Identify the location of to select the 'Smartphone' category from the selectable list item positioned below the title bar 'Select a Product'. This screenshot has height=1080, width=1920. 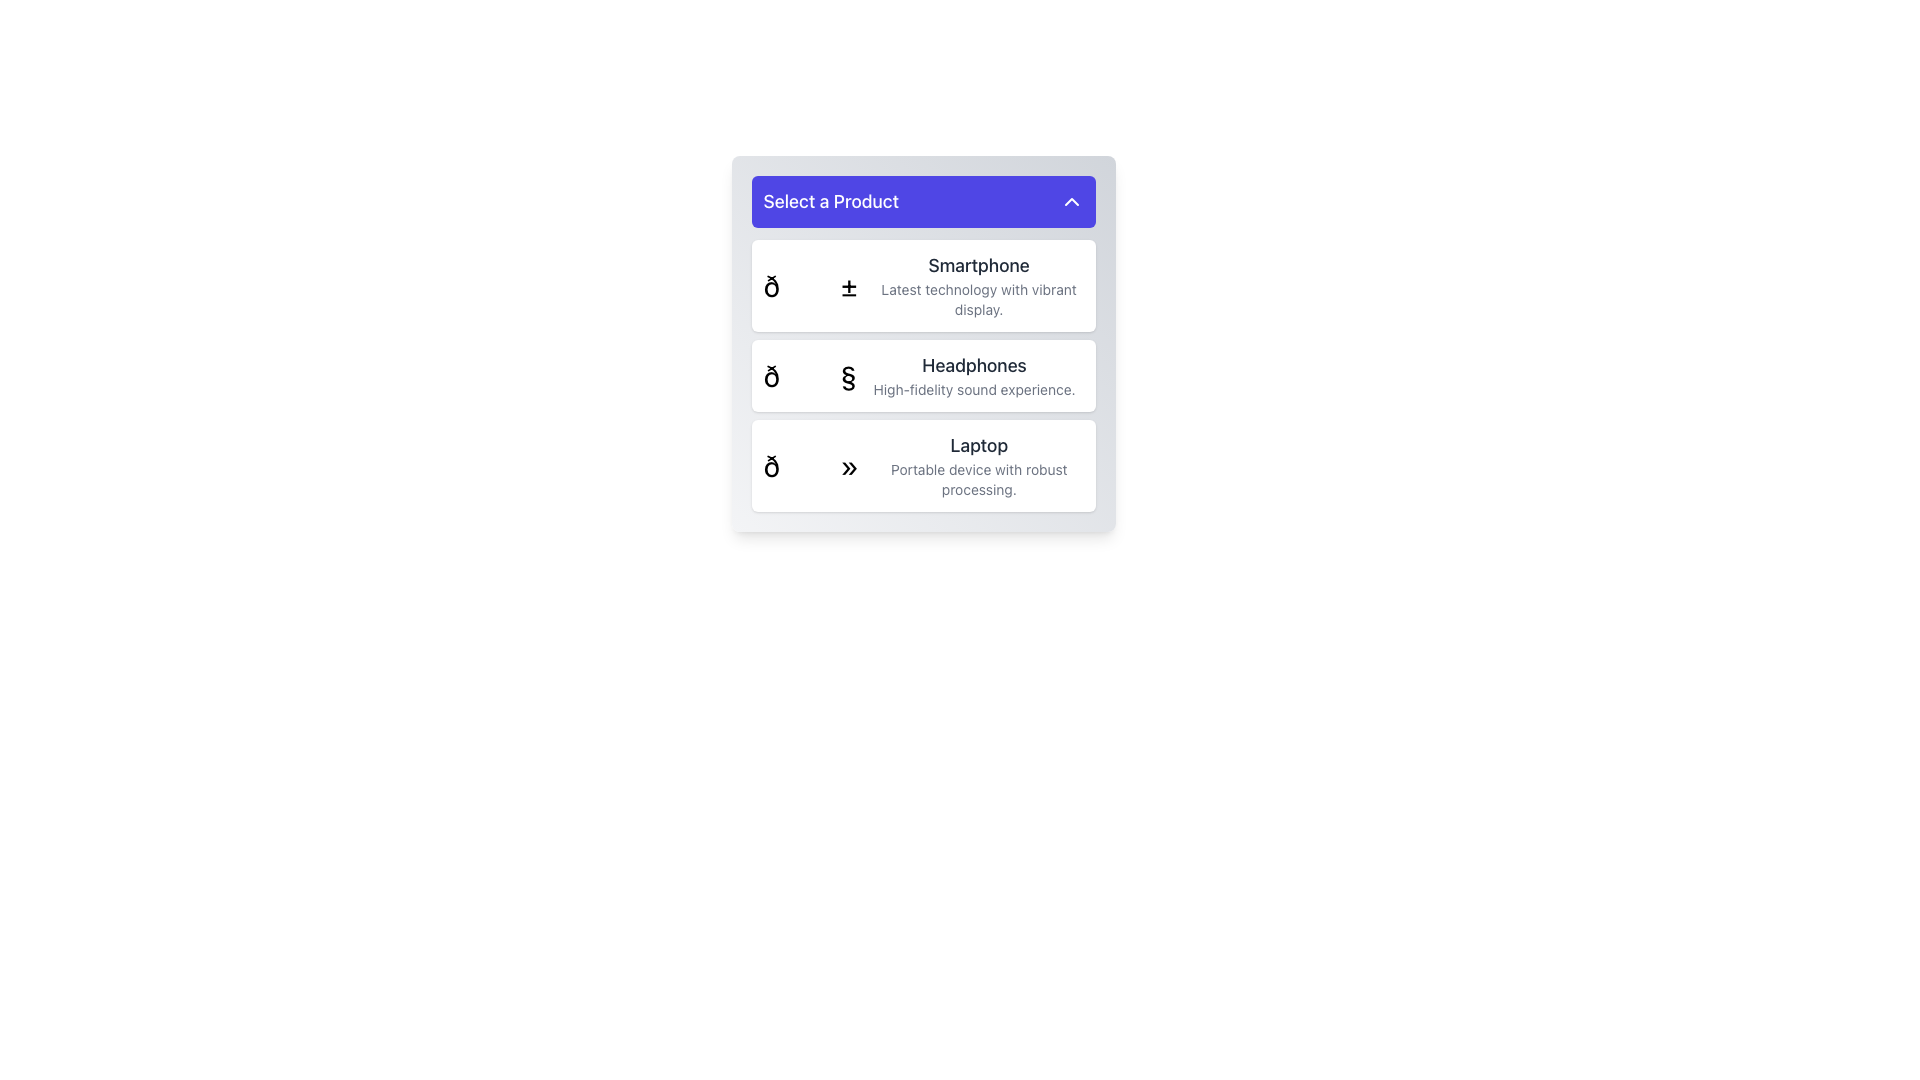
(979, 285).